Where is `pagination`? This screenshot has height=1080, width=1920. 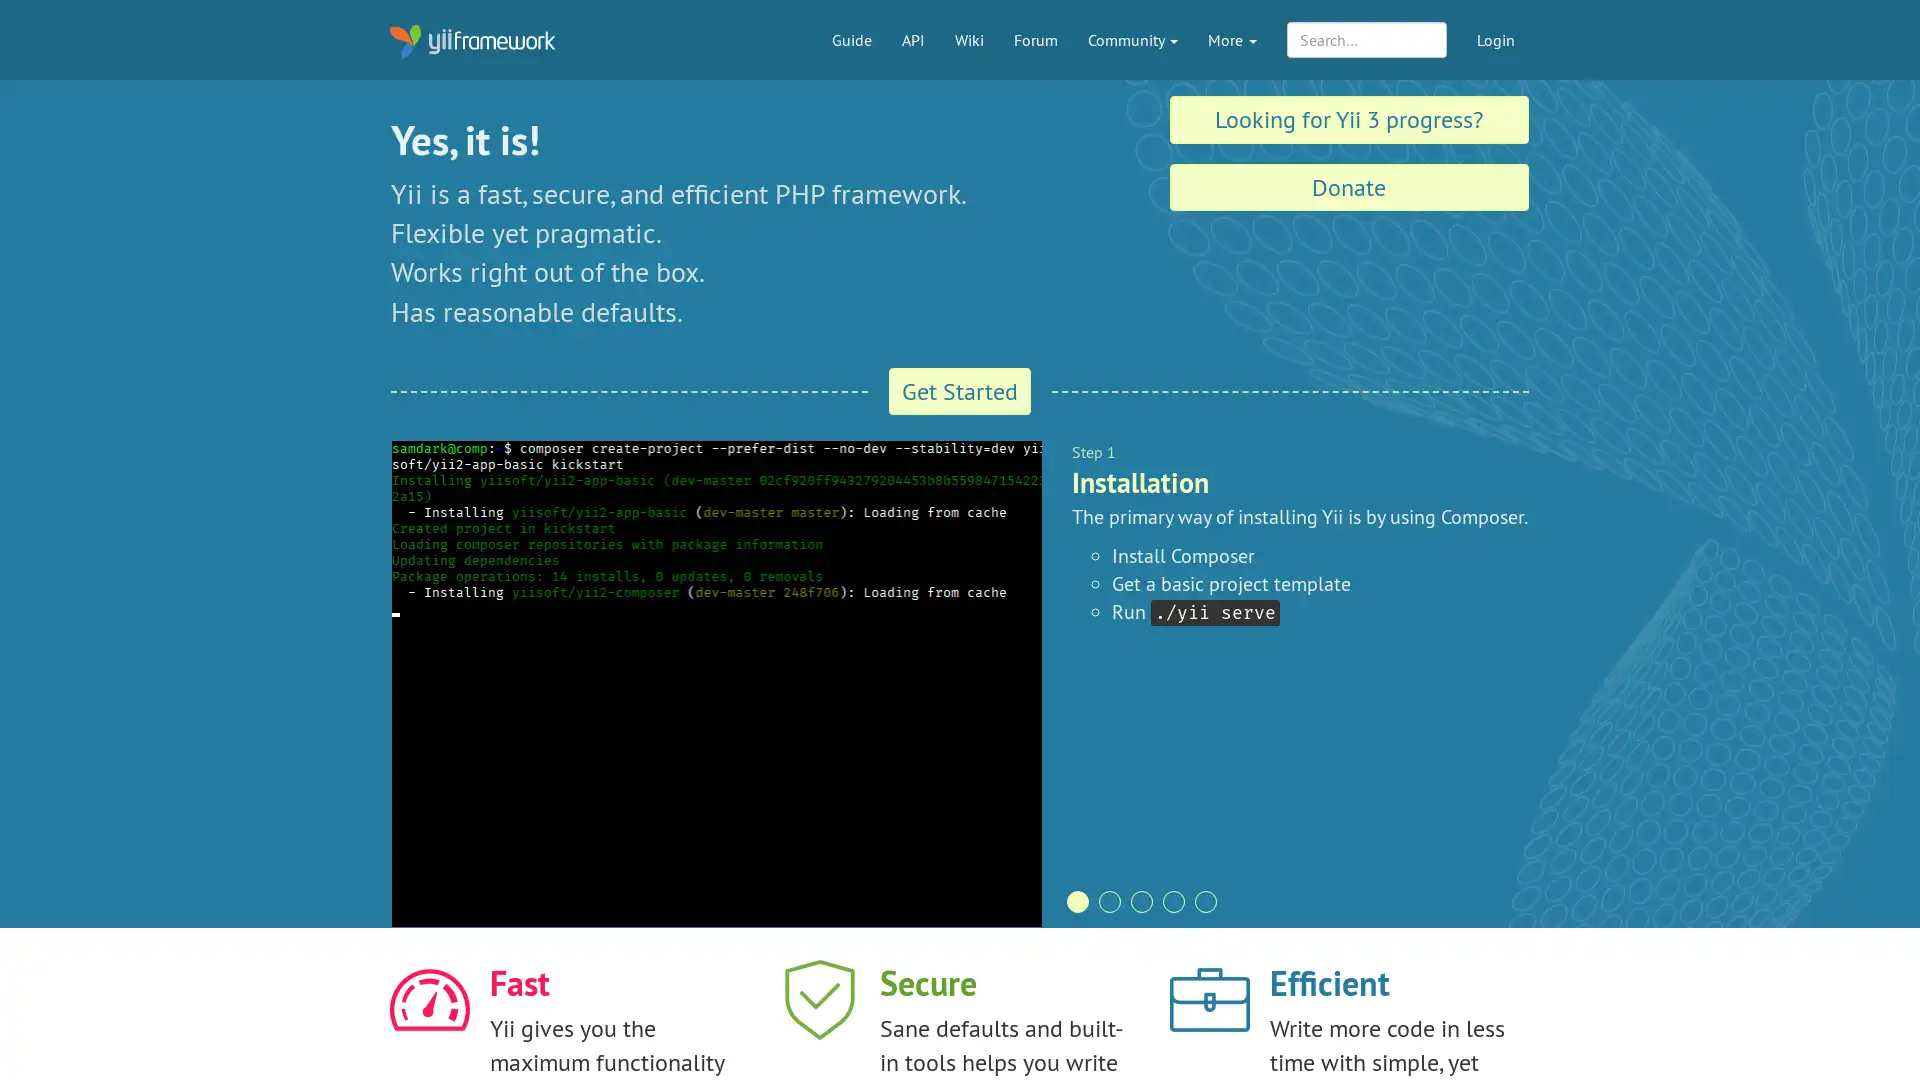 pagination is located at coordinates (1204, 902).